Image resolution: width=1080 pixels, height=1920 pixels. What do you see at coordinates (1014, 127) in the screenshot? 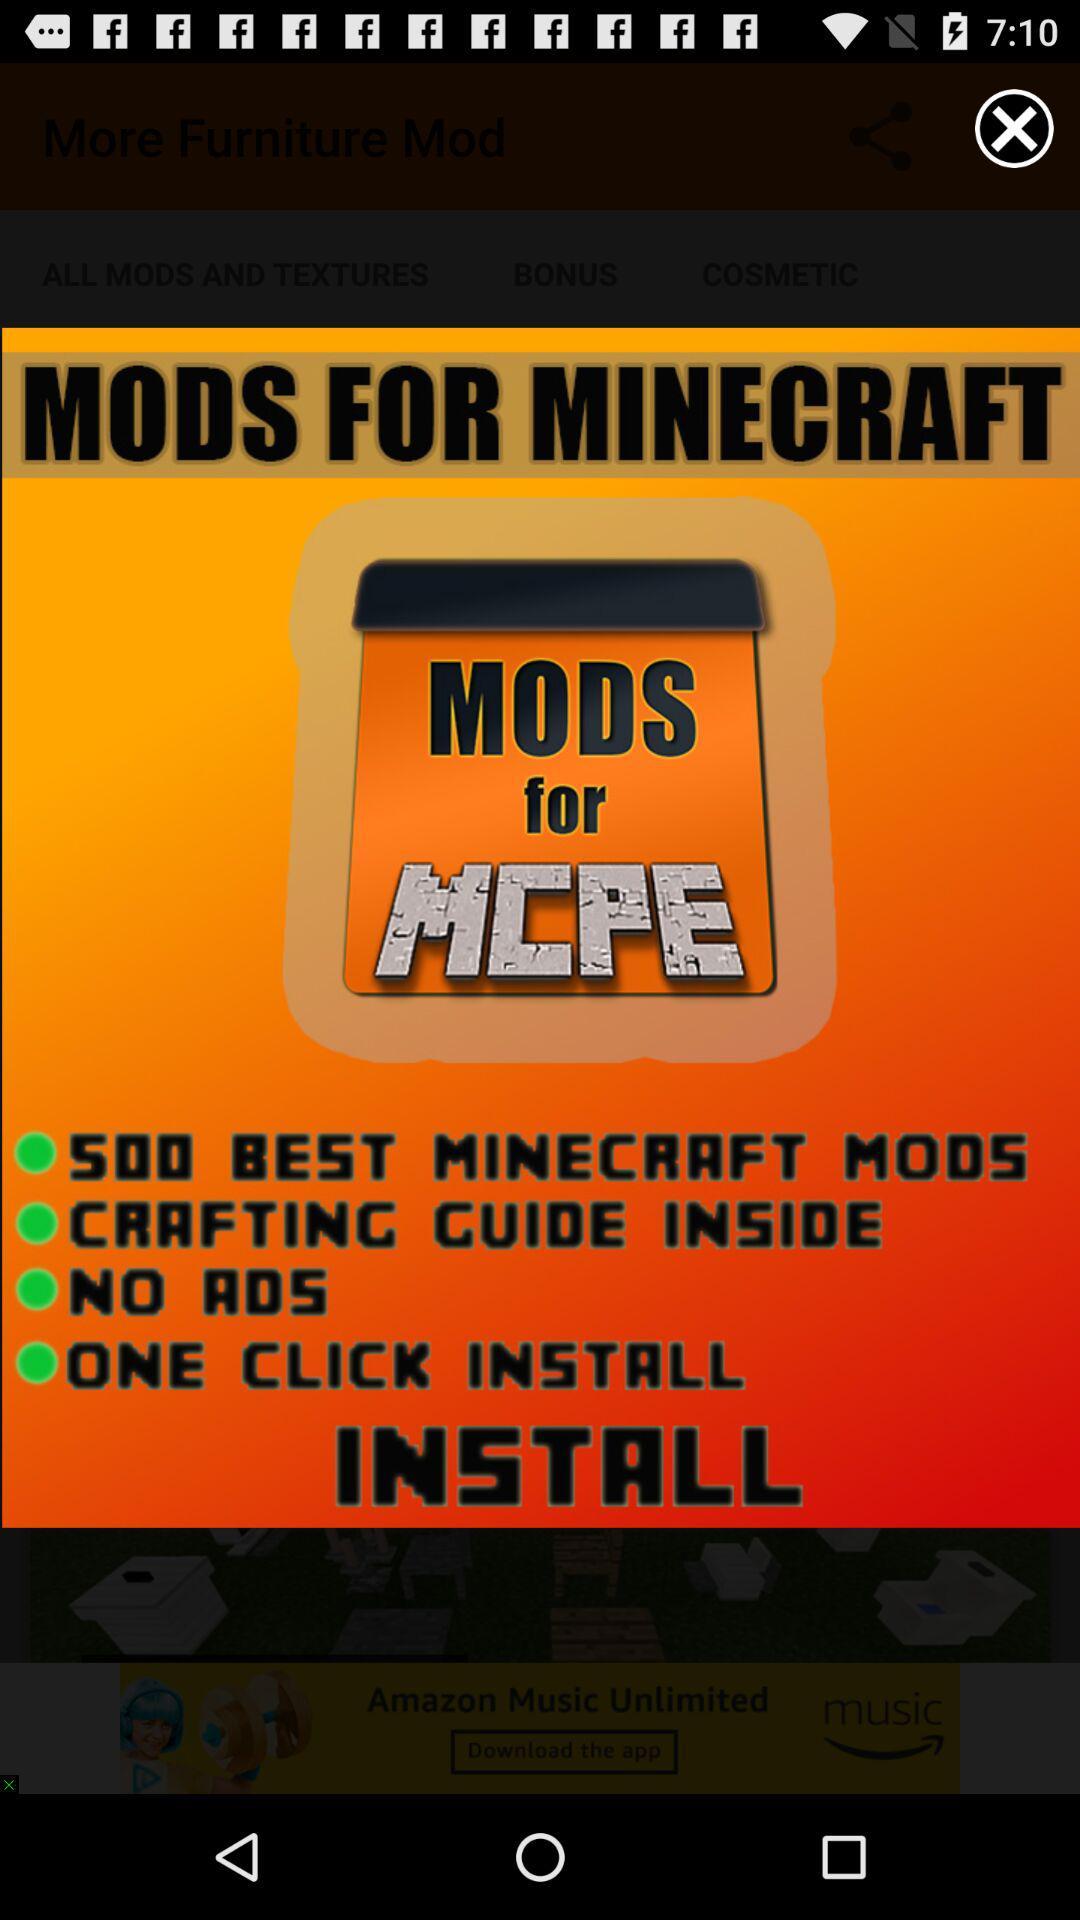
I see `close` at bounding box center [1014, 127].